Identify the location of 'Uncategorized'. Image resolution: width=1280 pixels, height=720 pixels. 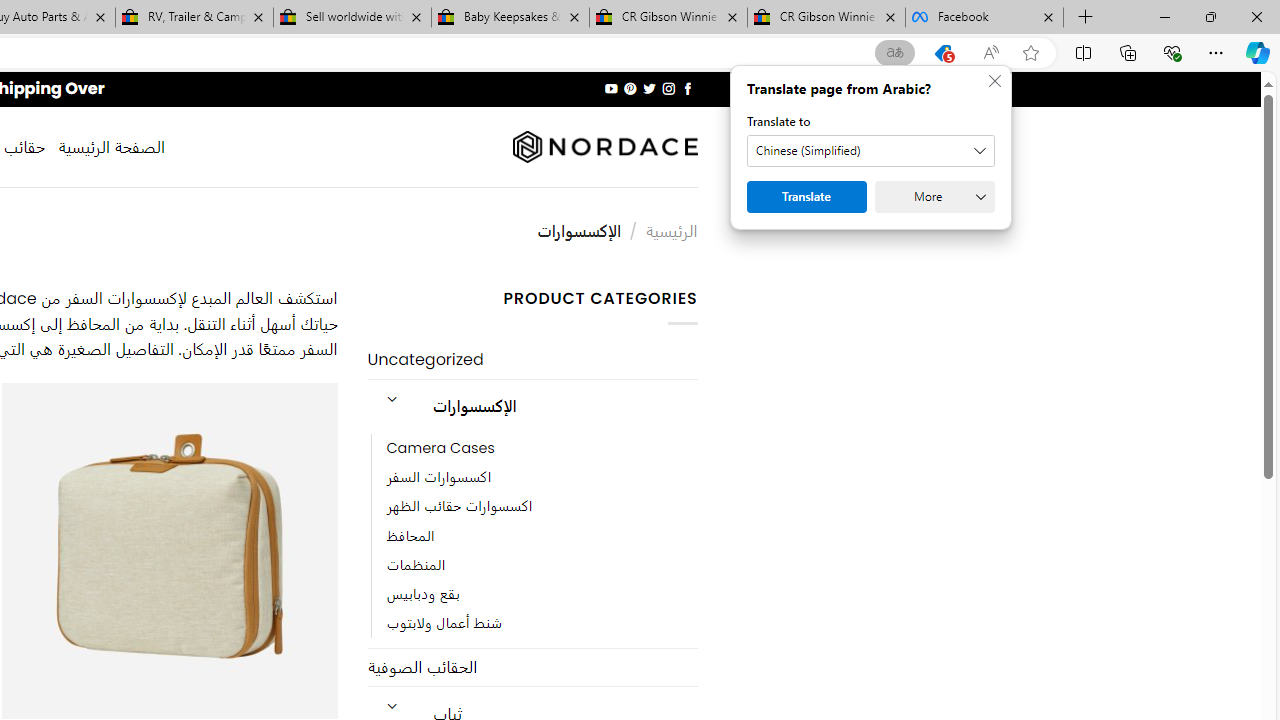
(532, 360).